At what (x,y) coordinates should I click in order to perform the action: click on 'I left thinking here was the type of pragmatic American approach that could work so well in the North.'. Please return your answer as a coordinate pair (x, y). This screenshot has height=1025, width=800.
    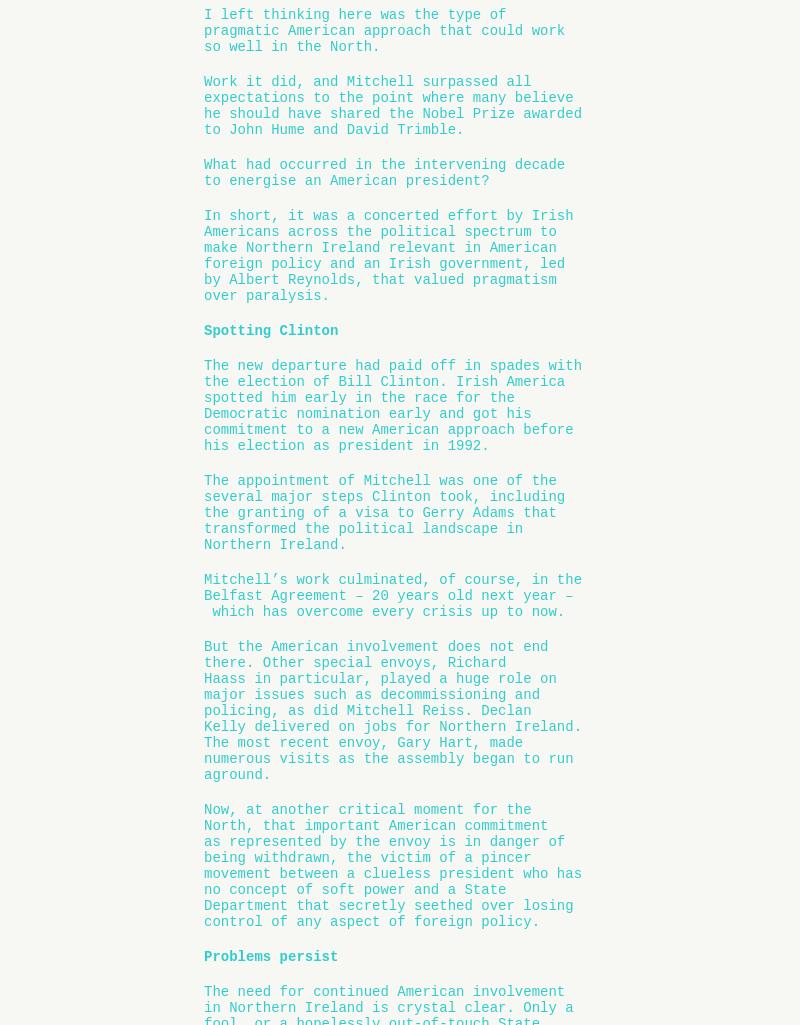
    Looking at the image, I should click on (383, 30).